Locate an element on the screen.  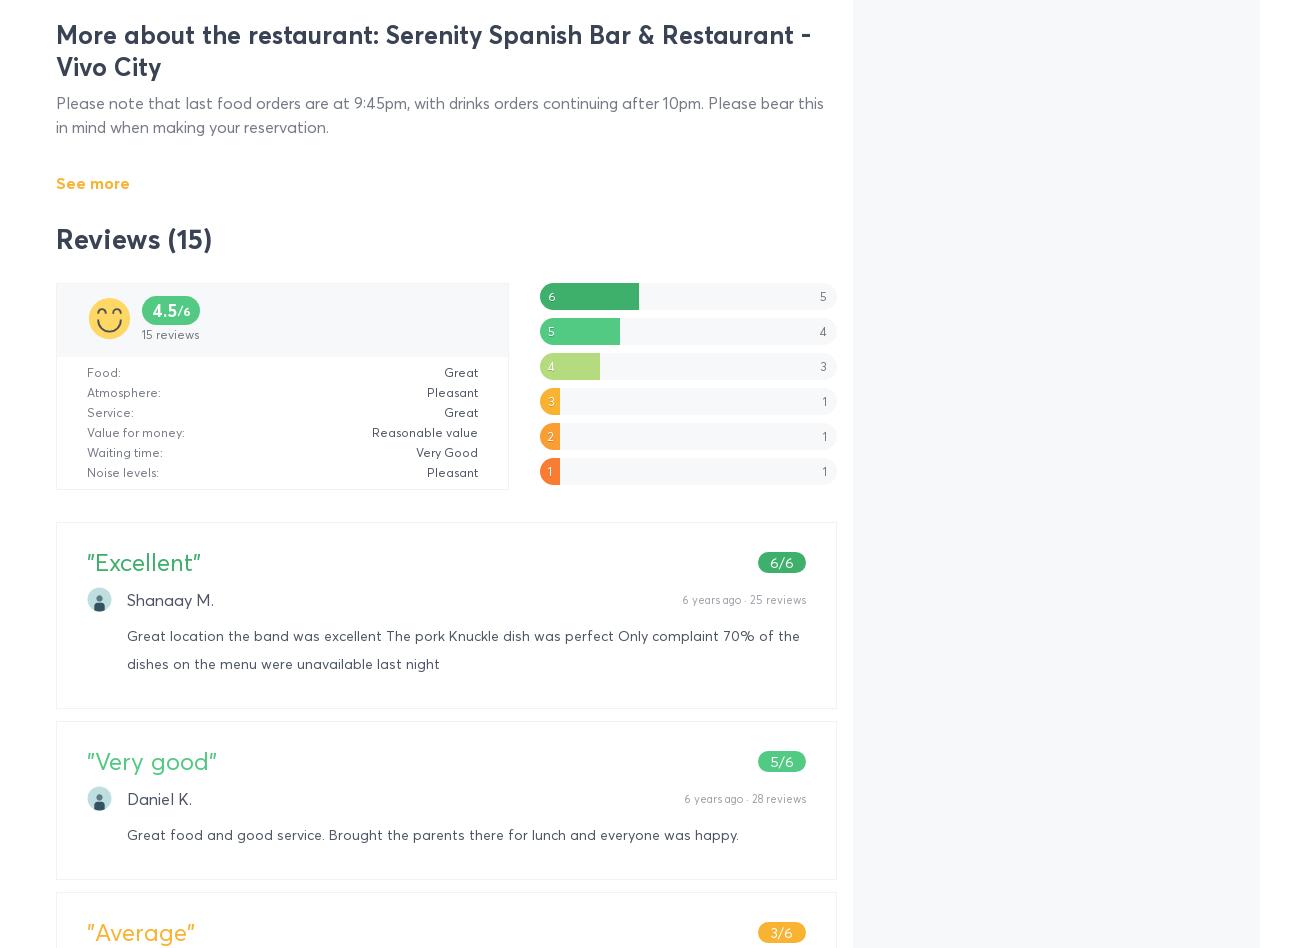
'Service' is located at coordinates (108, 411).